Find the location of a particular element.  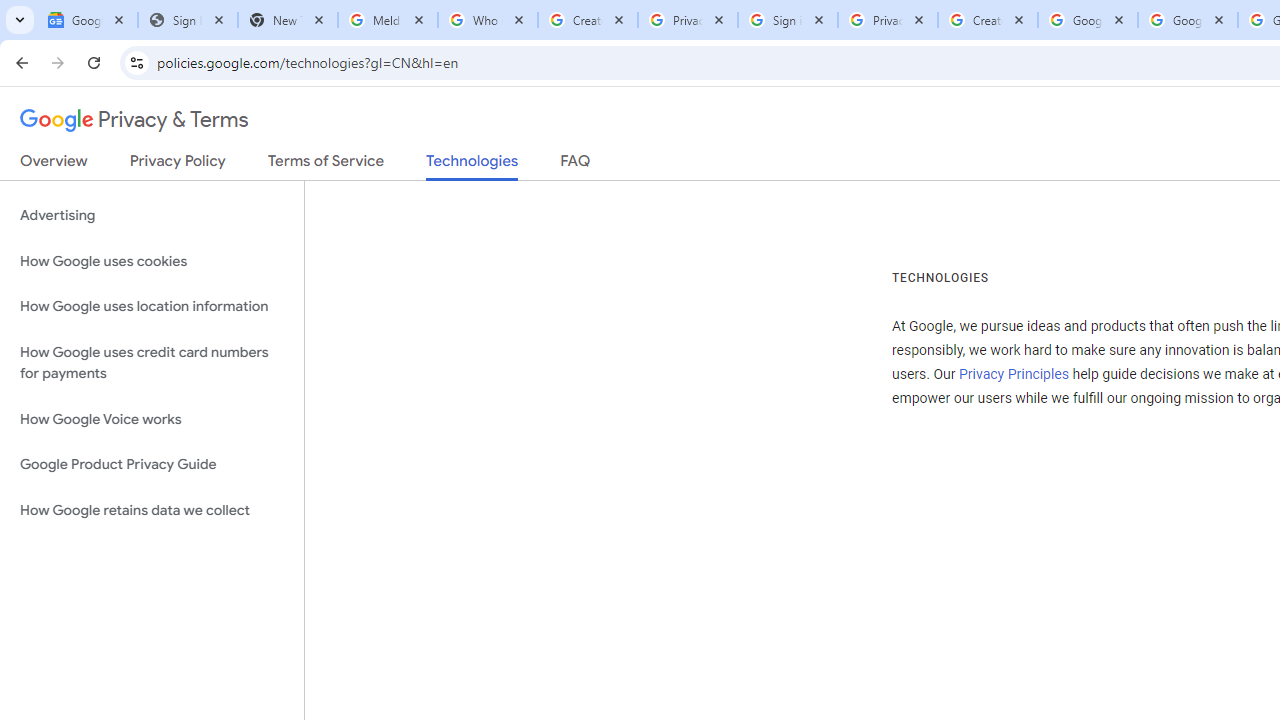

'How Google uses location information' is located at coordinates (151, 306).